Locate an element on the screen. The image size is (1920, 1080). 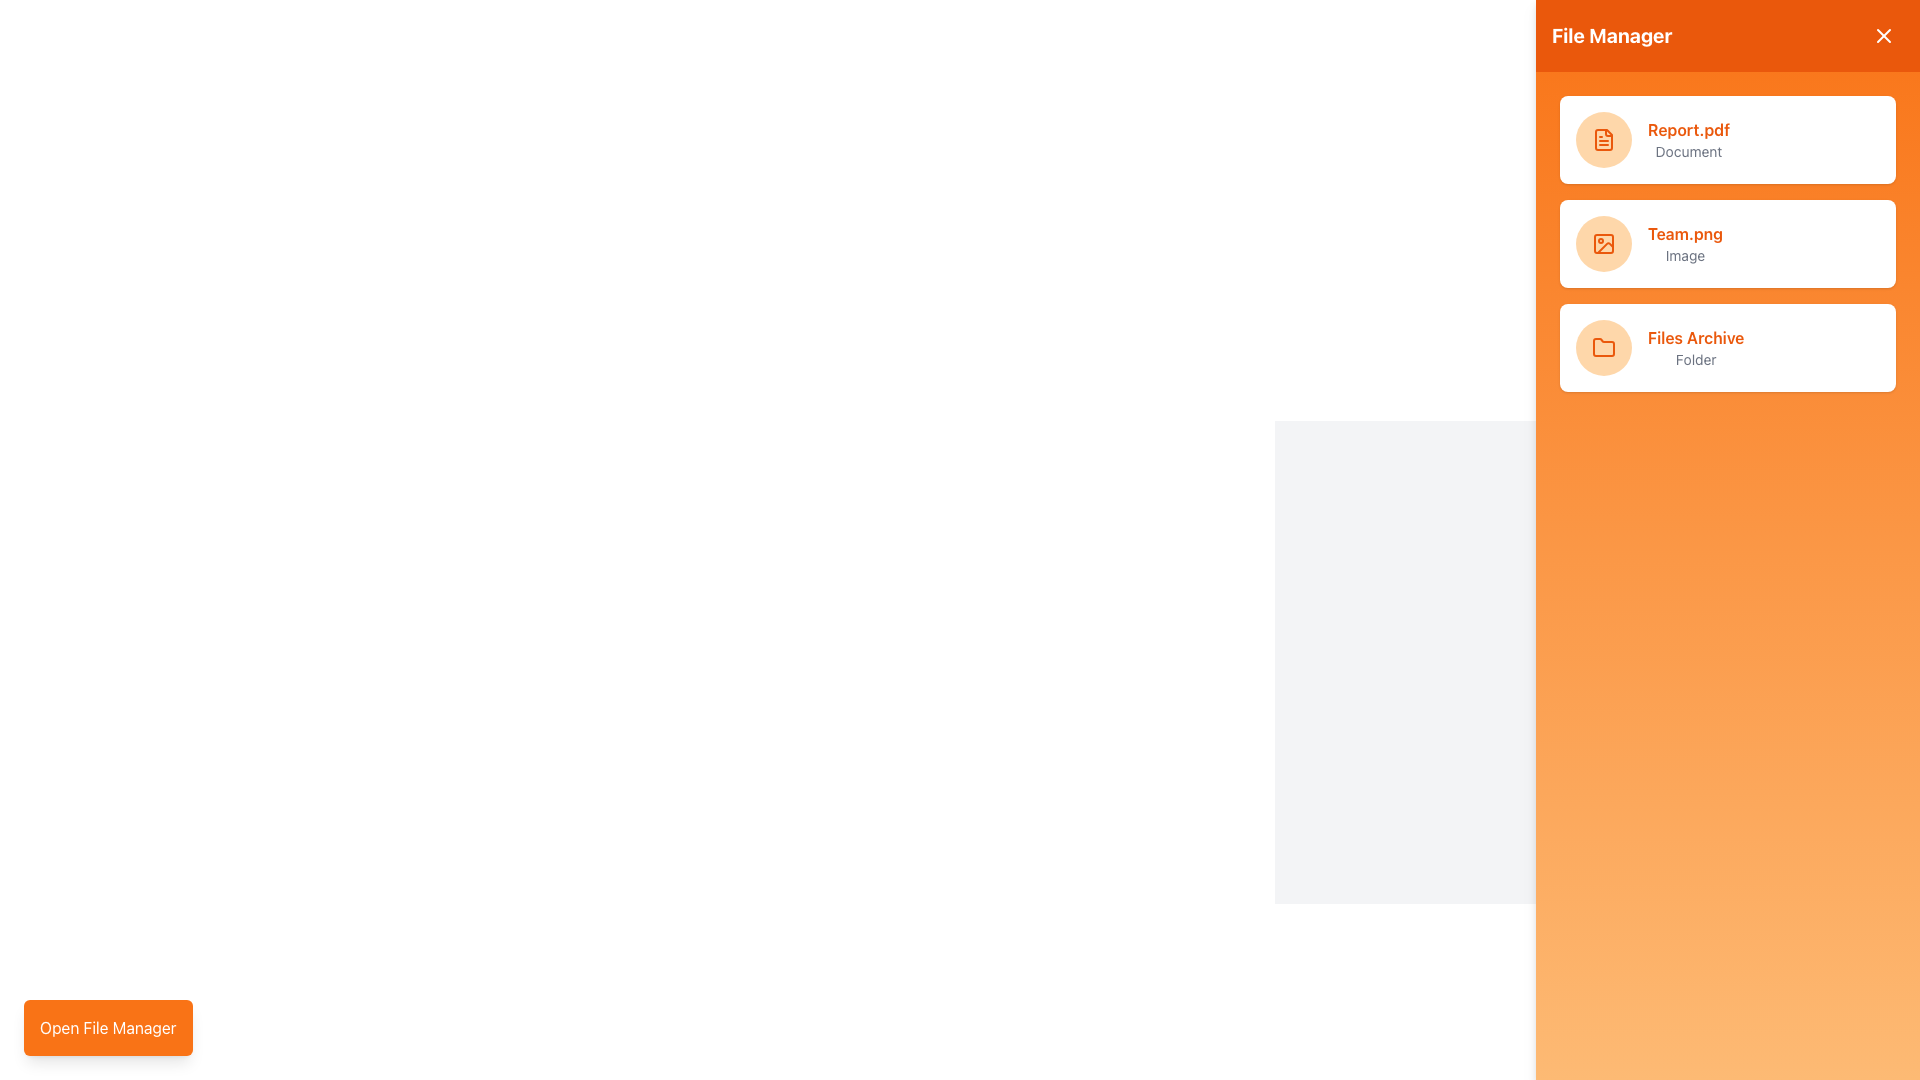
the text label component displaying 'Report.pdf' and 'Document' in the 'File Manager' interface is located at coordinates (1688, 138).